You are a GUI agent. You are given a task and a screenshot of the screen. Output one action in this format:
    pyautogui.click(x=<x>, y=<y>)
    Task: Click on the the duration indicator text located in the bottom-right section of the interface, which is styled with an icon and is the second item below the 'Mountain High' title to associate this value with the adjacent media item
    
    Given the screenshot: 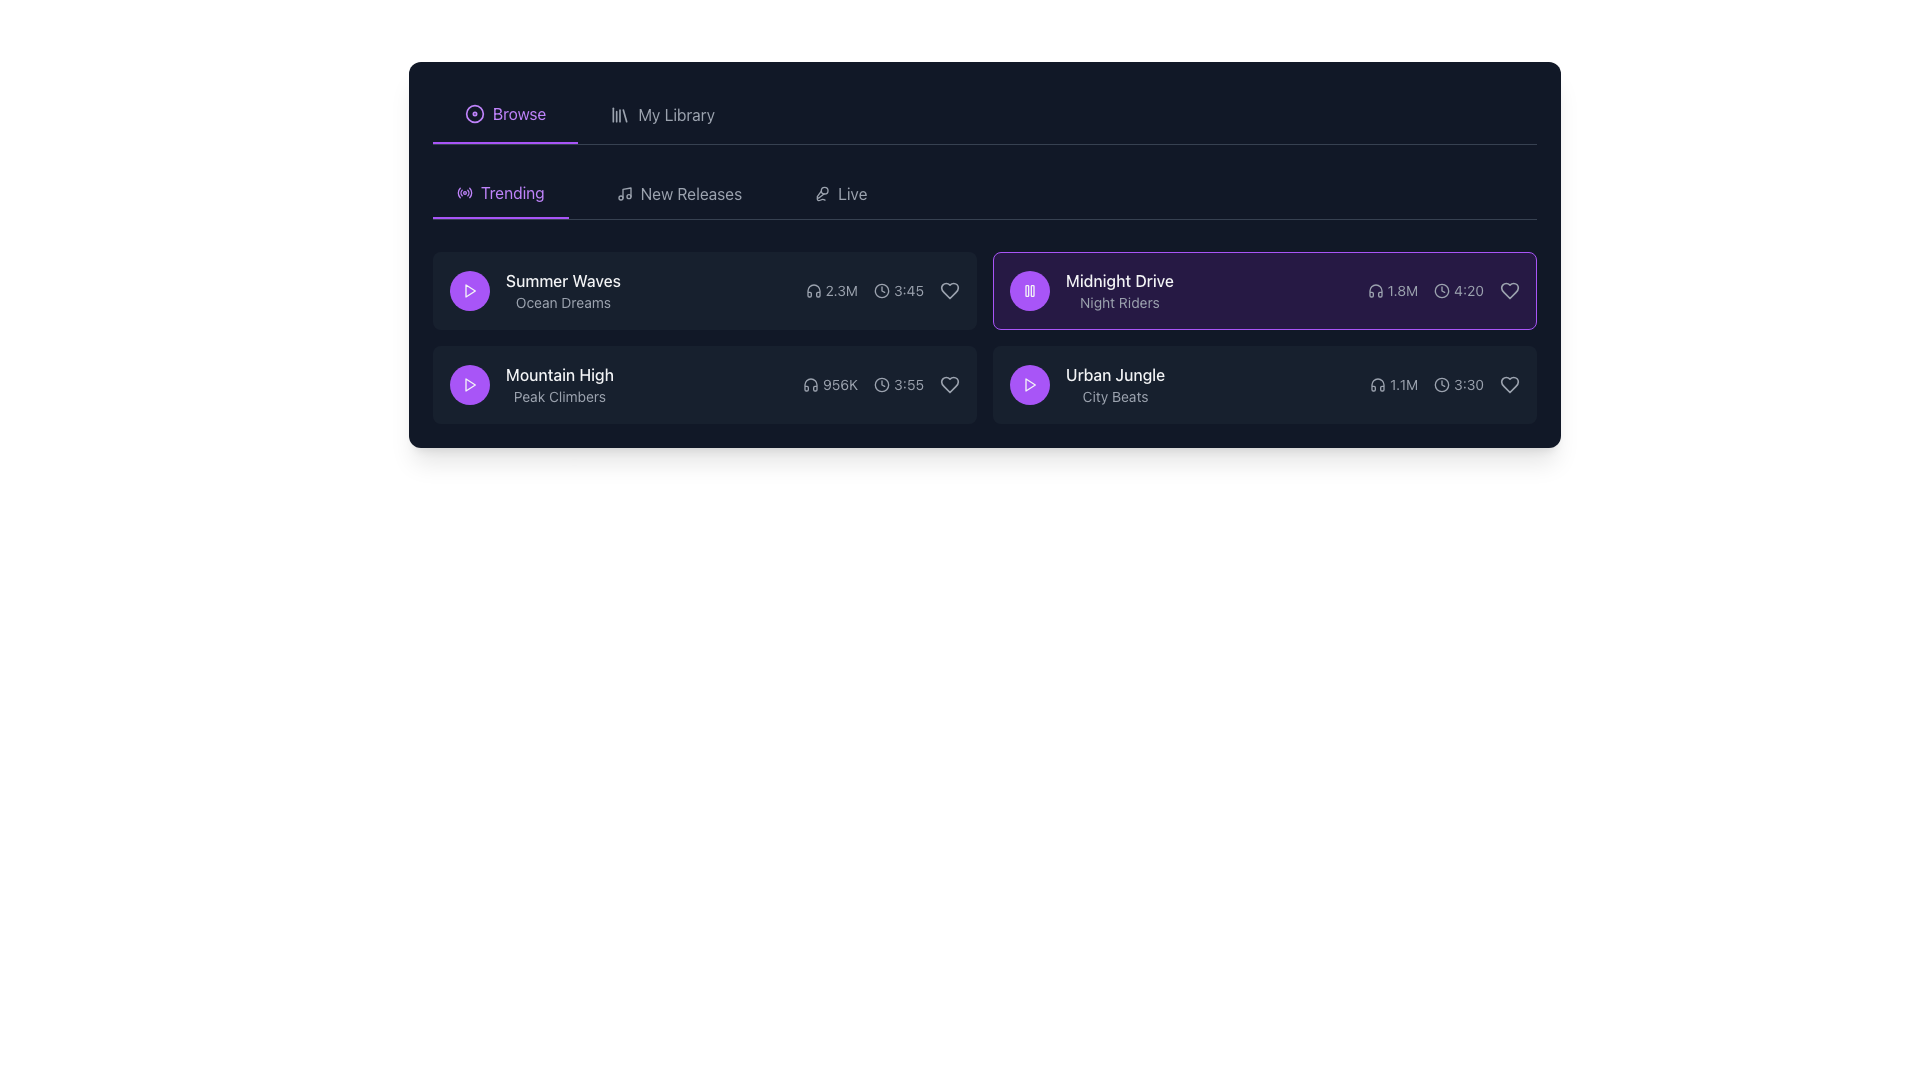 What is the action you would take?
    pyautogui.click(x=880, y=385)
    